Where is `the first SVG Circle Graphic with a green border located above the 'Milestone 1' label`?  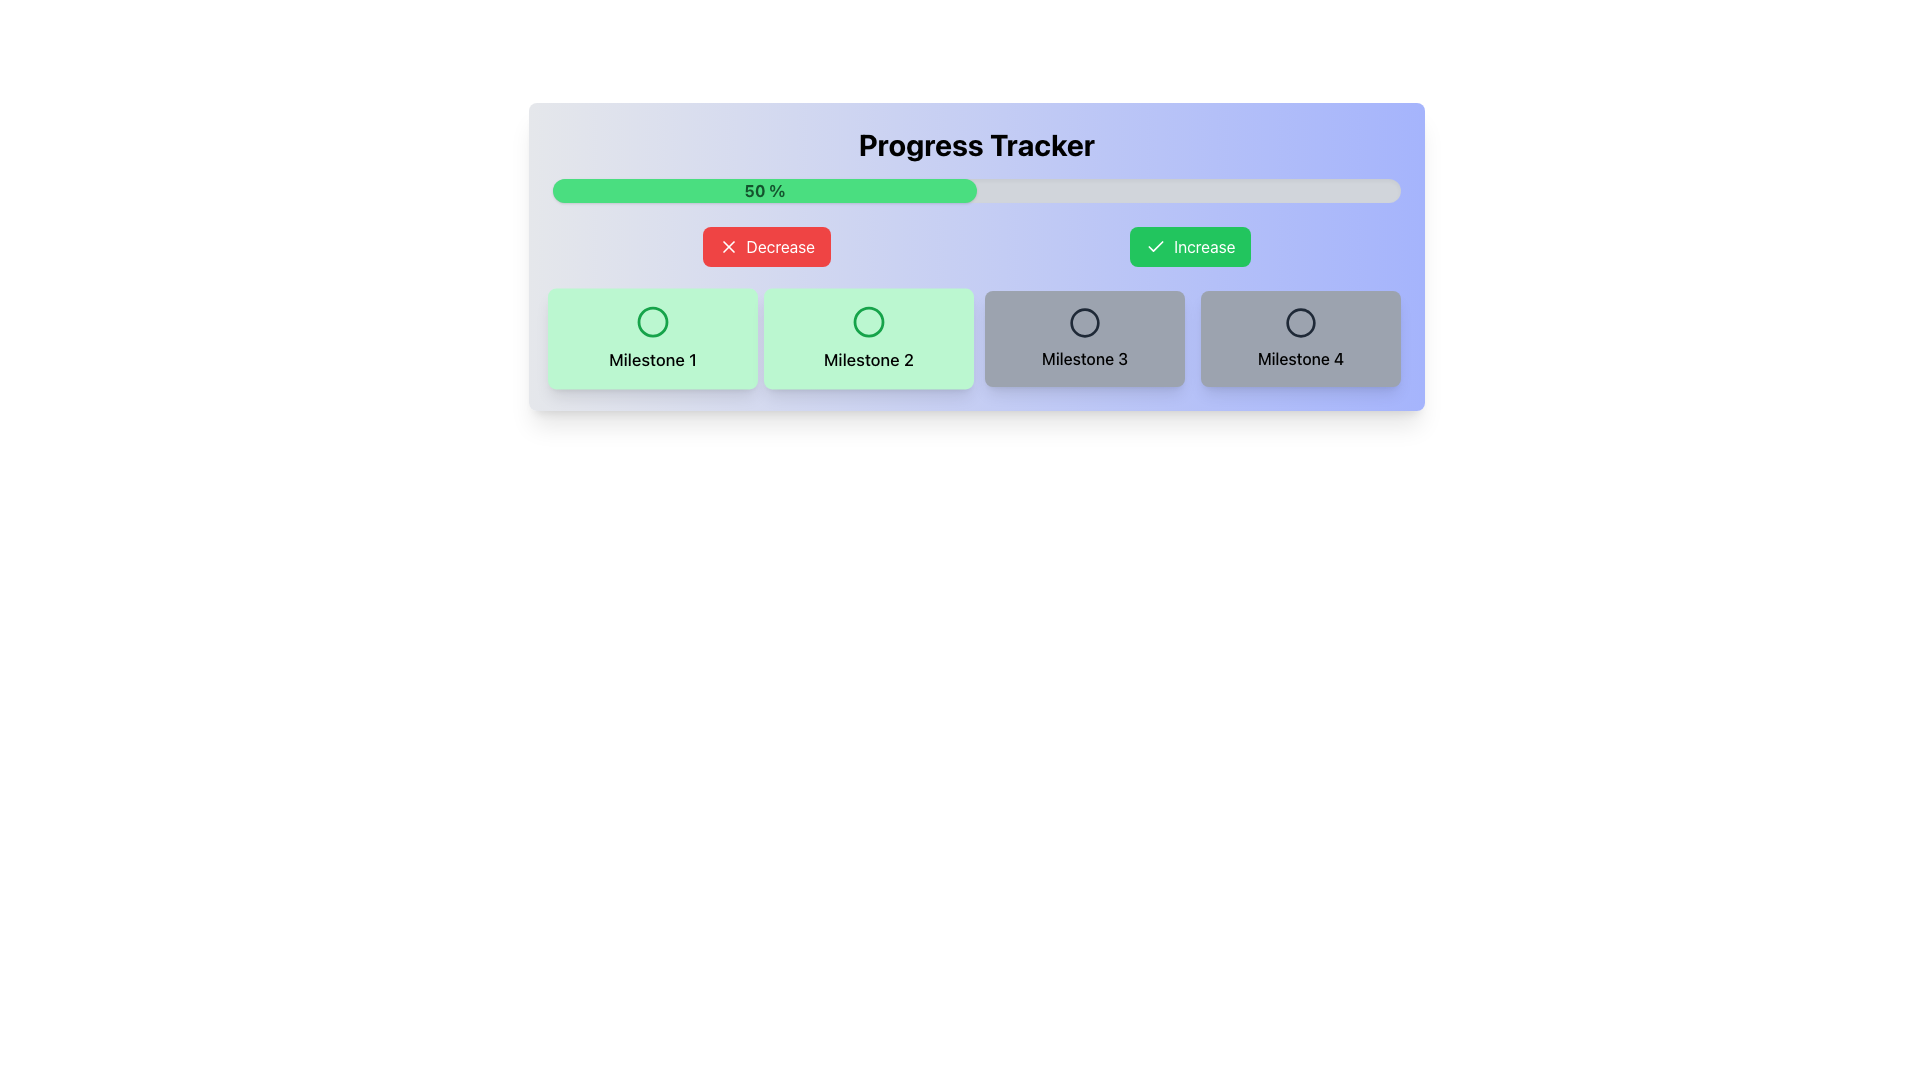 the first SVG Circle Graphic with a green border located above the 'Milestone 1' label is located at coordinates (652, 320).